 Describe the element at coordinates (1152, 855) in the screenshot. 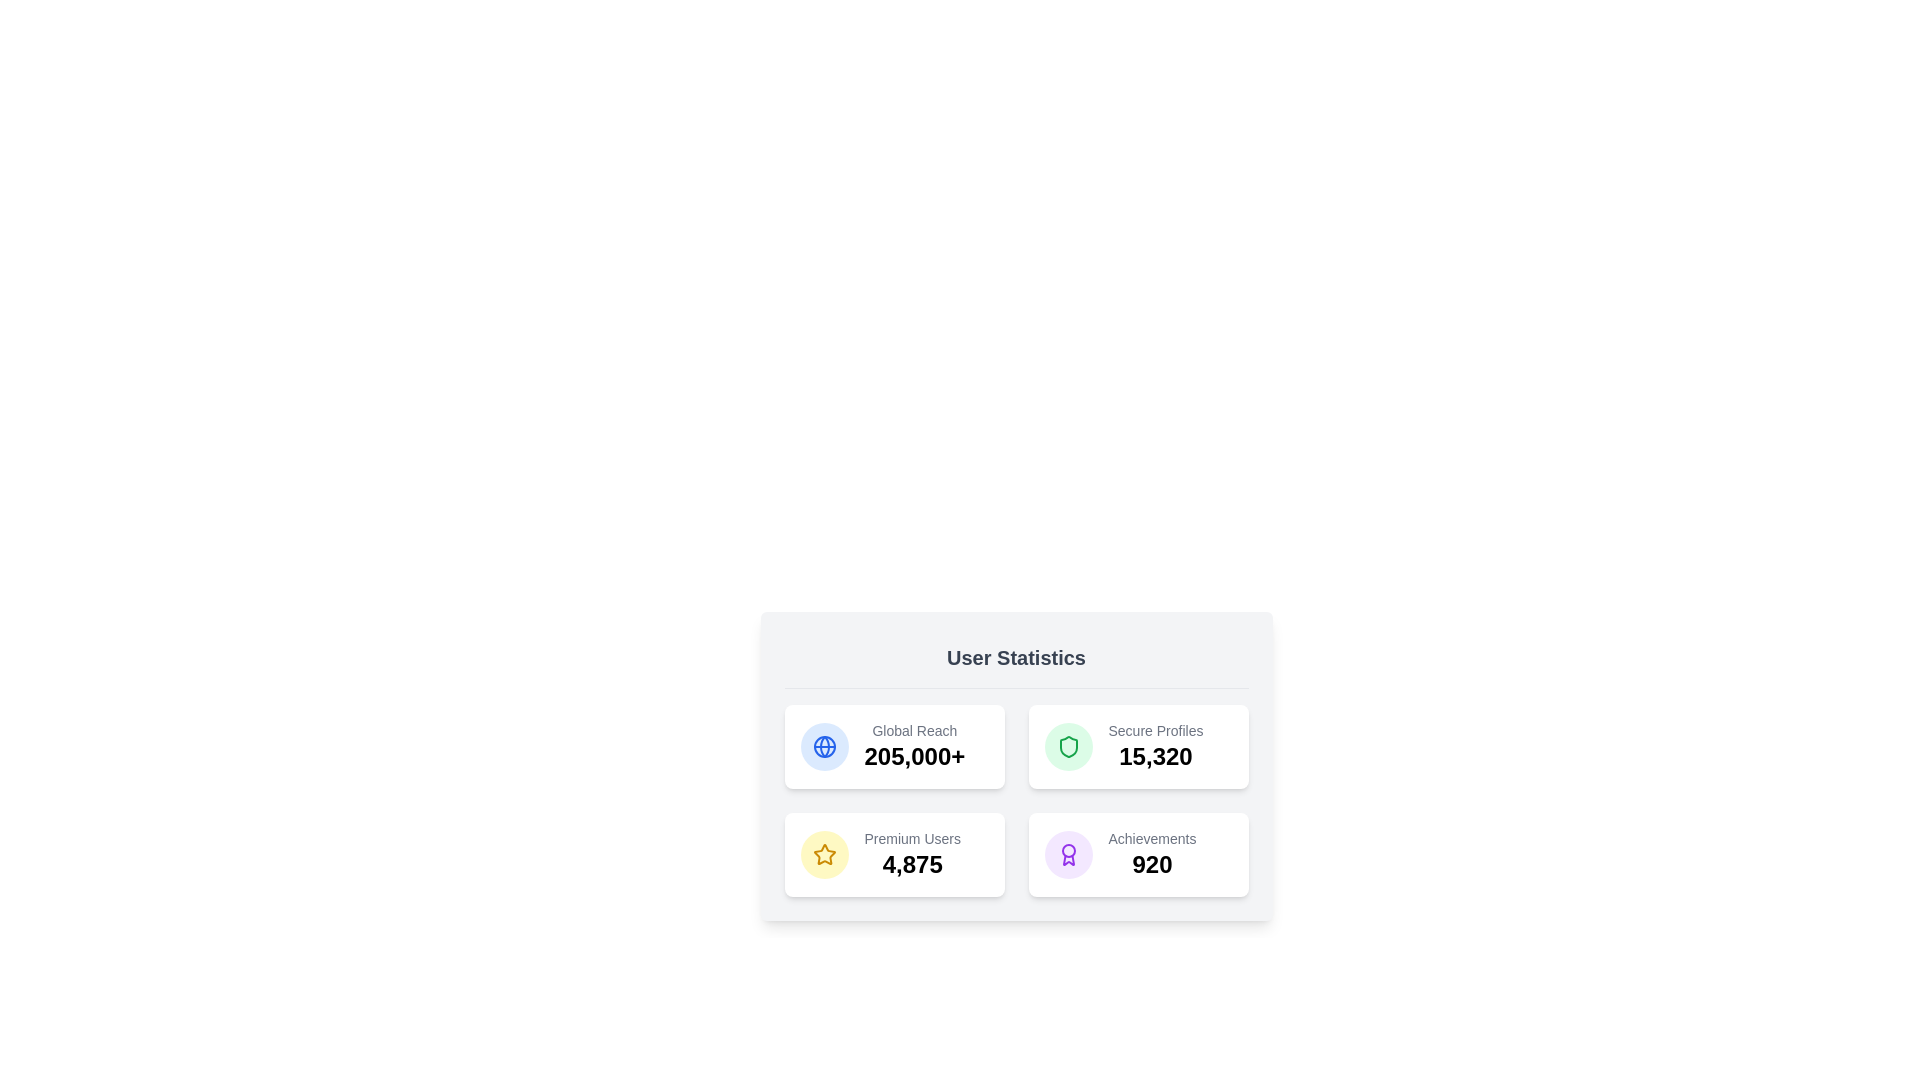

I see `the Statistical display element that shows 'Achievements' in a smaller gray font and the bold number '920' in black, located in the bottom-right quadrant of the User Statistics card` at that location.